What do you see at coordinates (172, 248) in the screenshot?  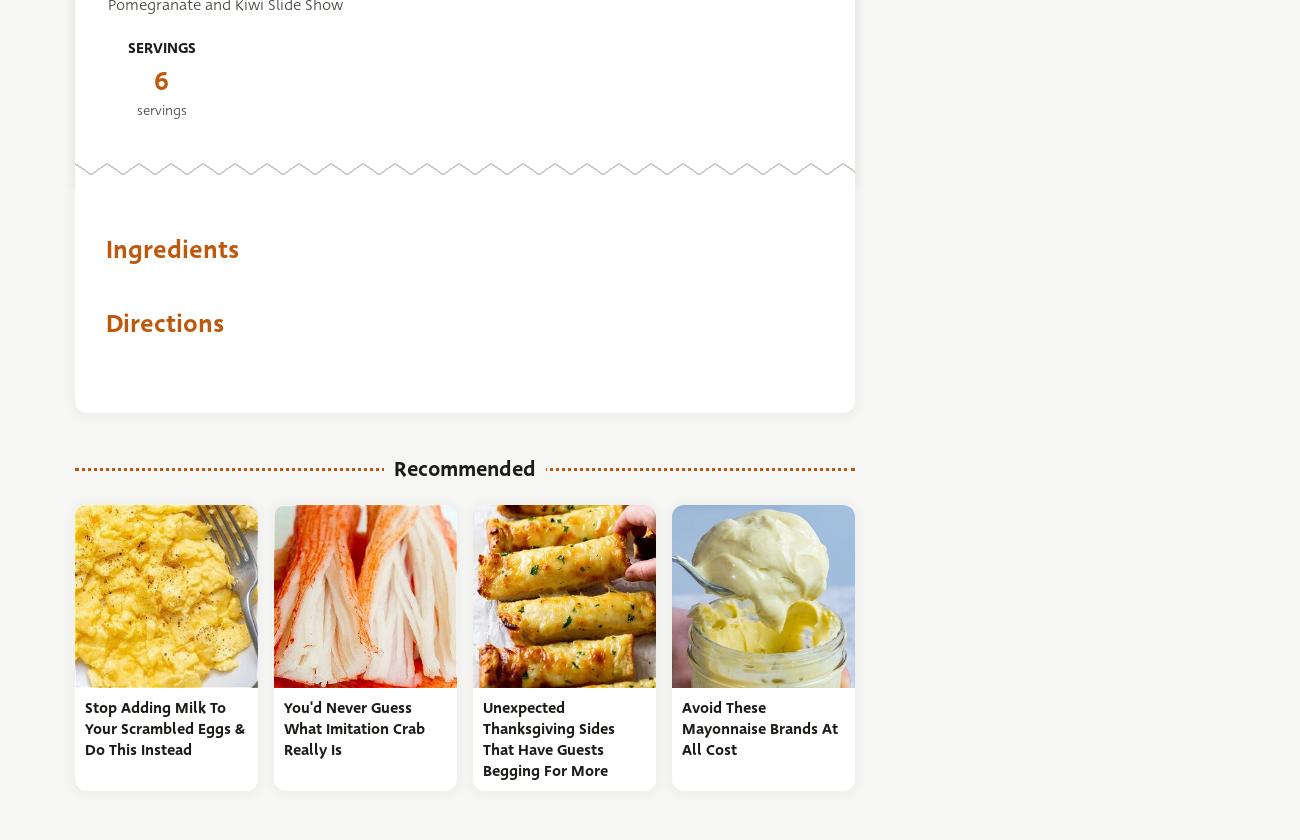 I see `'Ingredients'` at bounding box center [172, 248].